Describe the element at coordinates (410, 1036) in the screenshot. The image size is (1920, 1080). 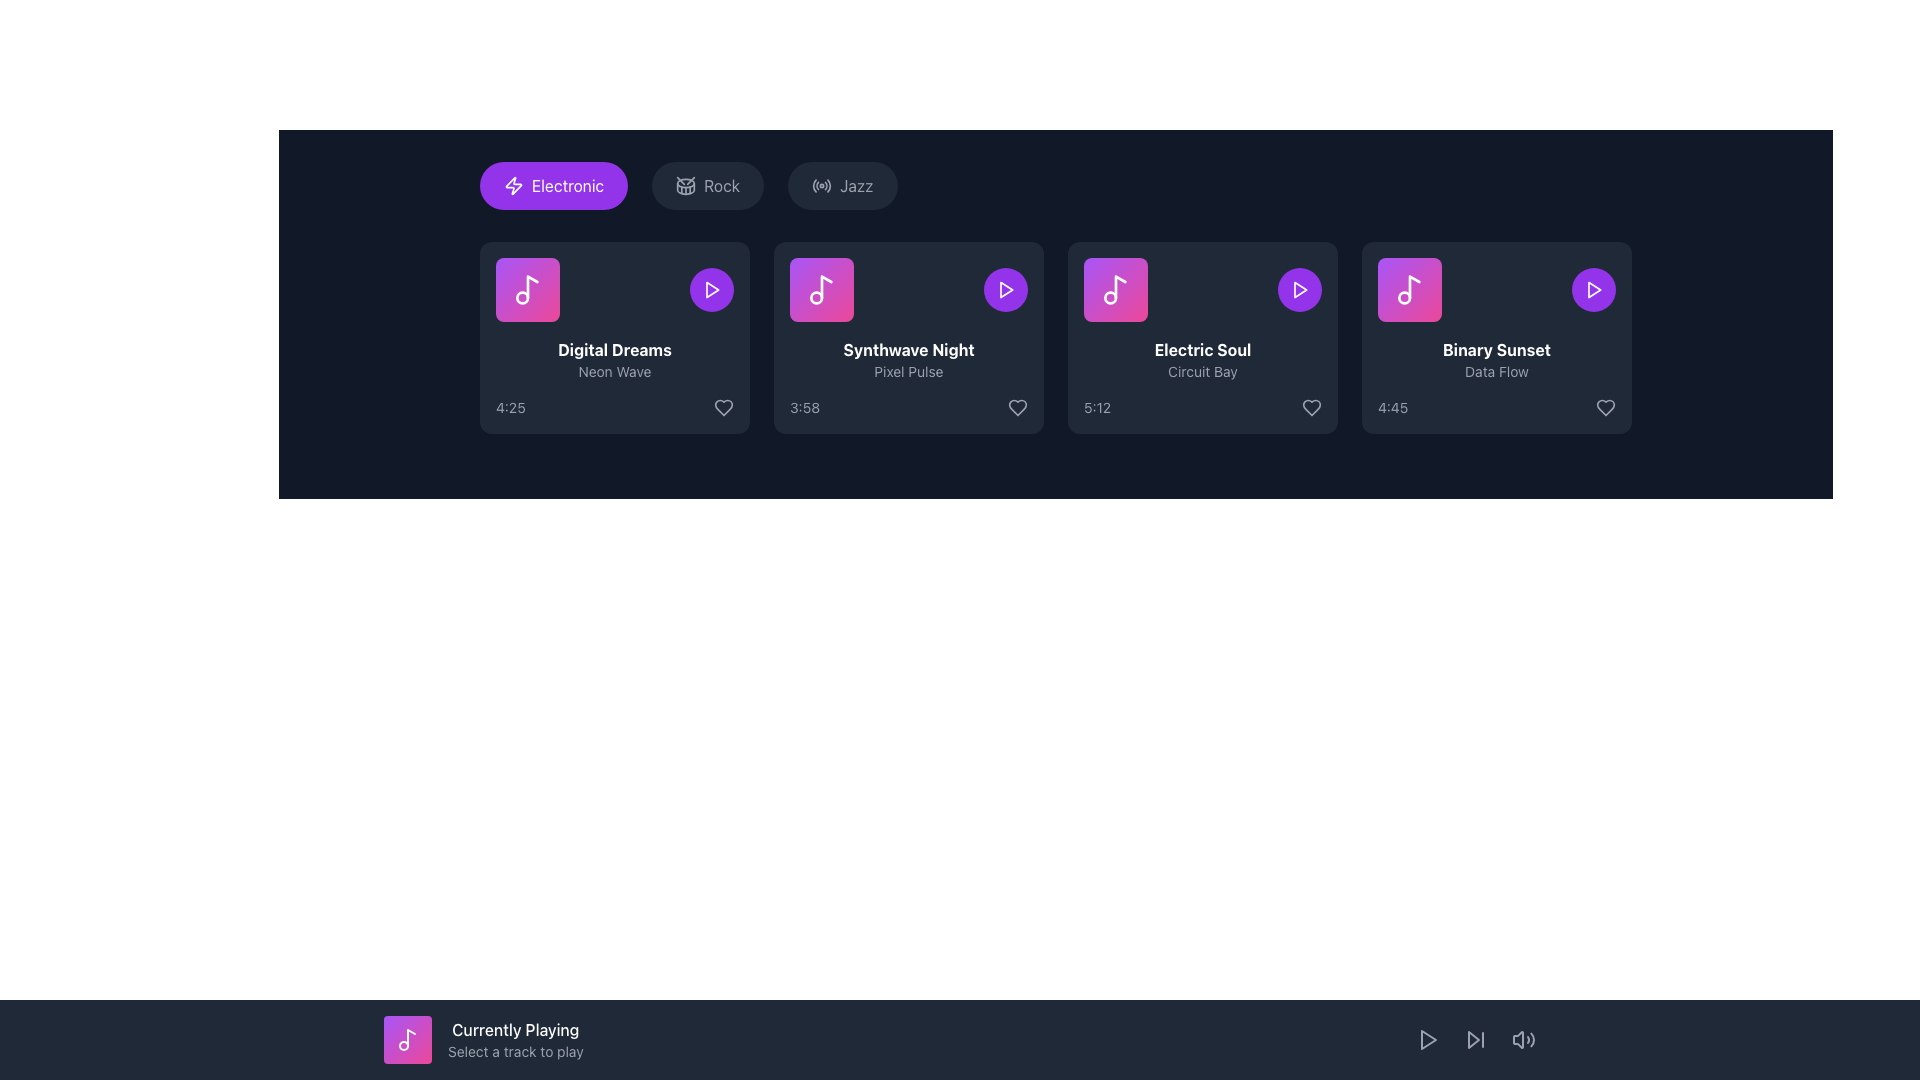
I see `the music note icon in the 'Currently Playing' section, which visually represents the musical context` at that location.